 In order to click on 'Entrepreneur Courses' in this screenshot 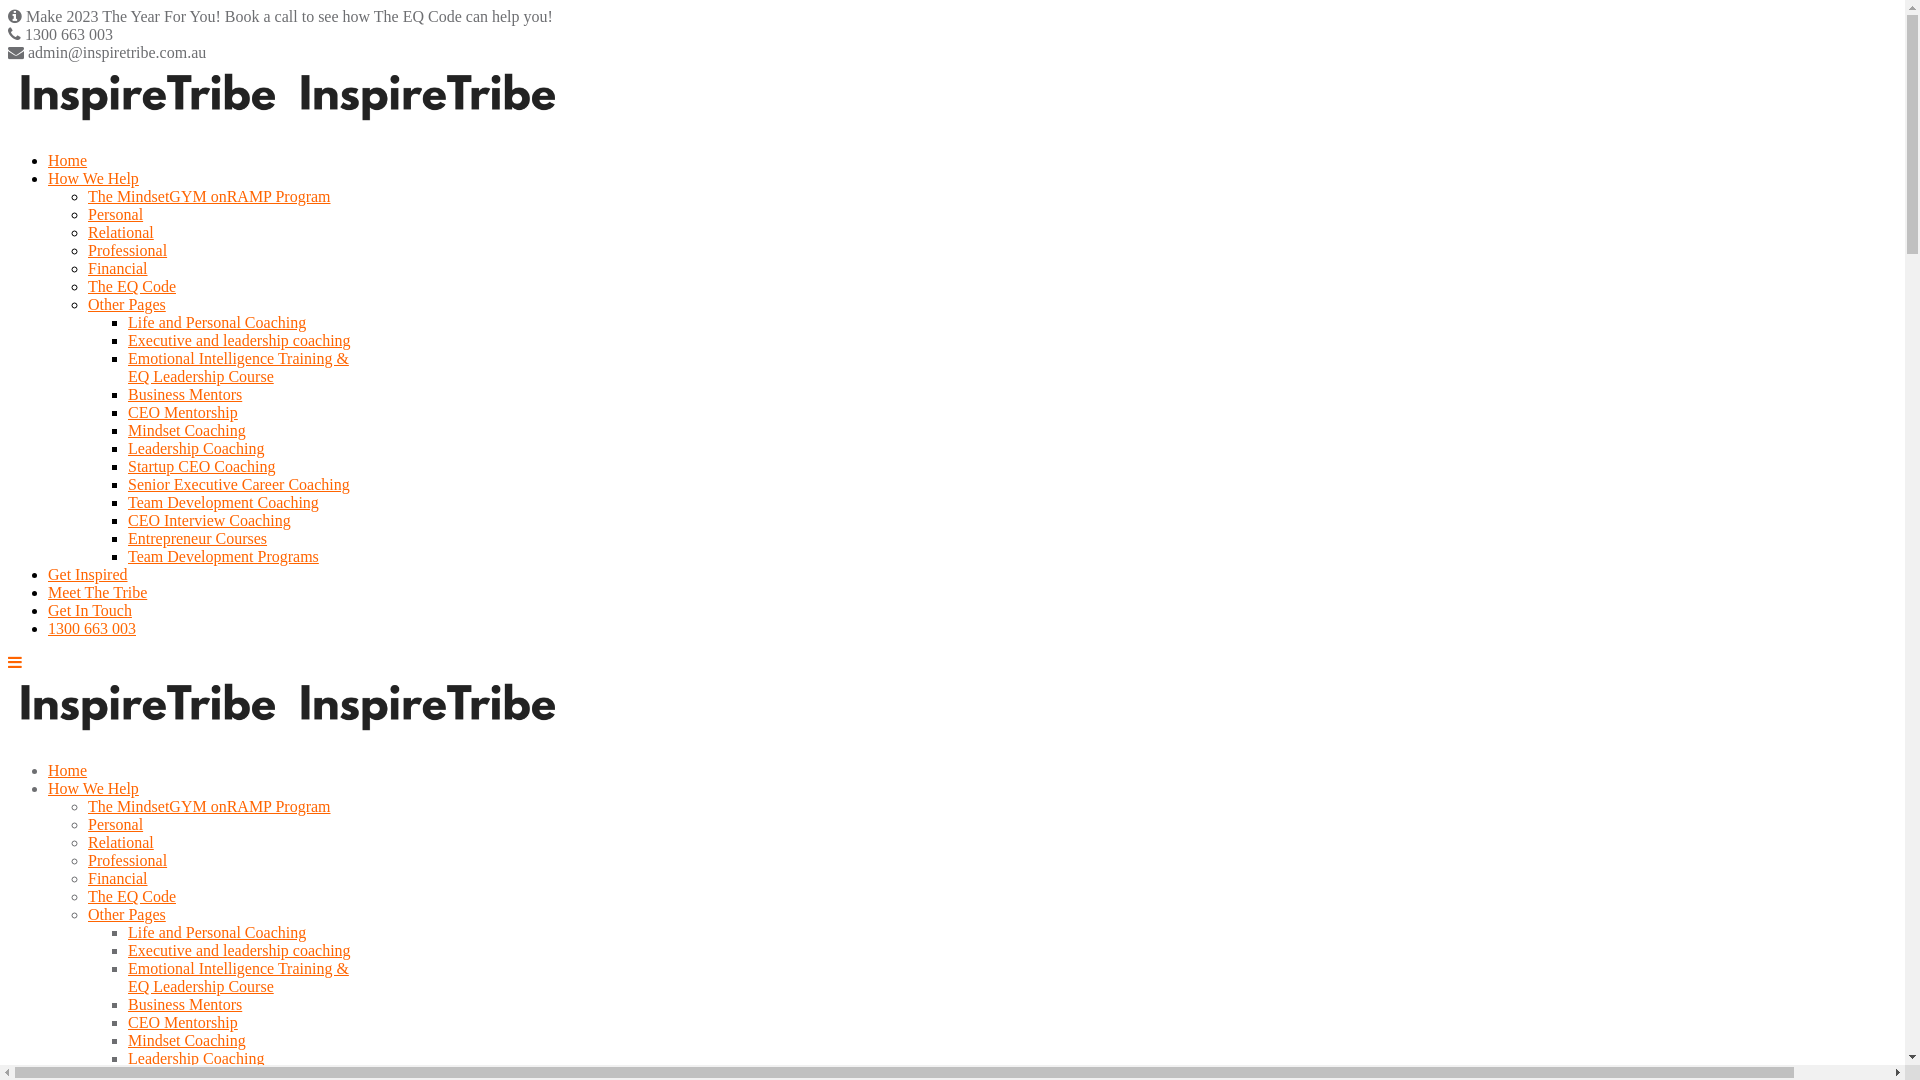, I will do `click(197, 537)`.